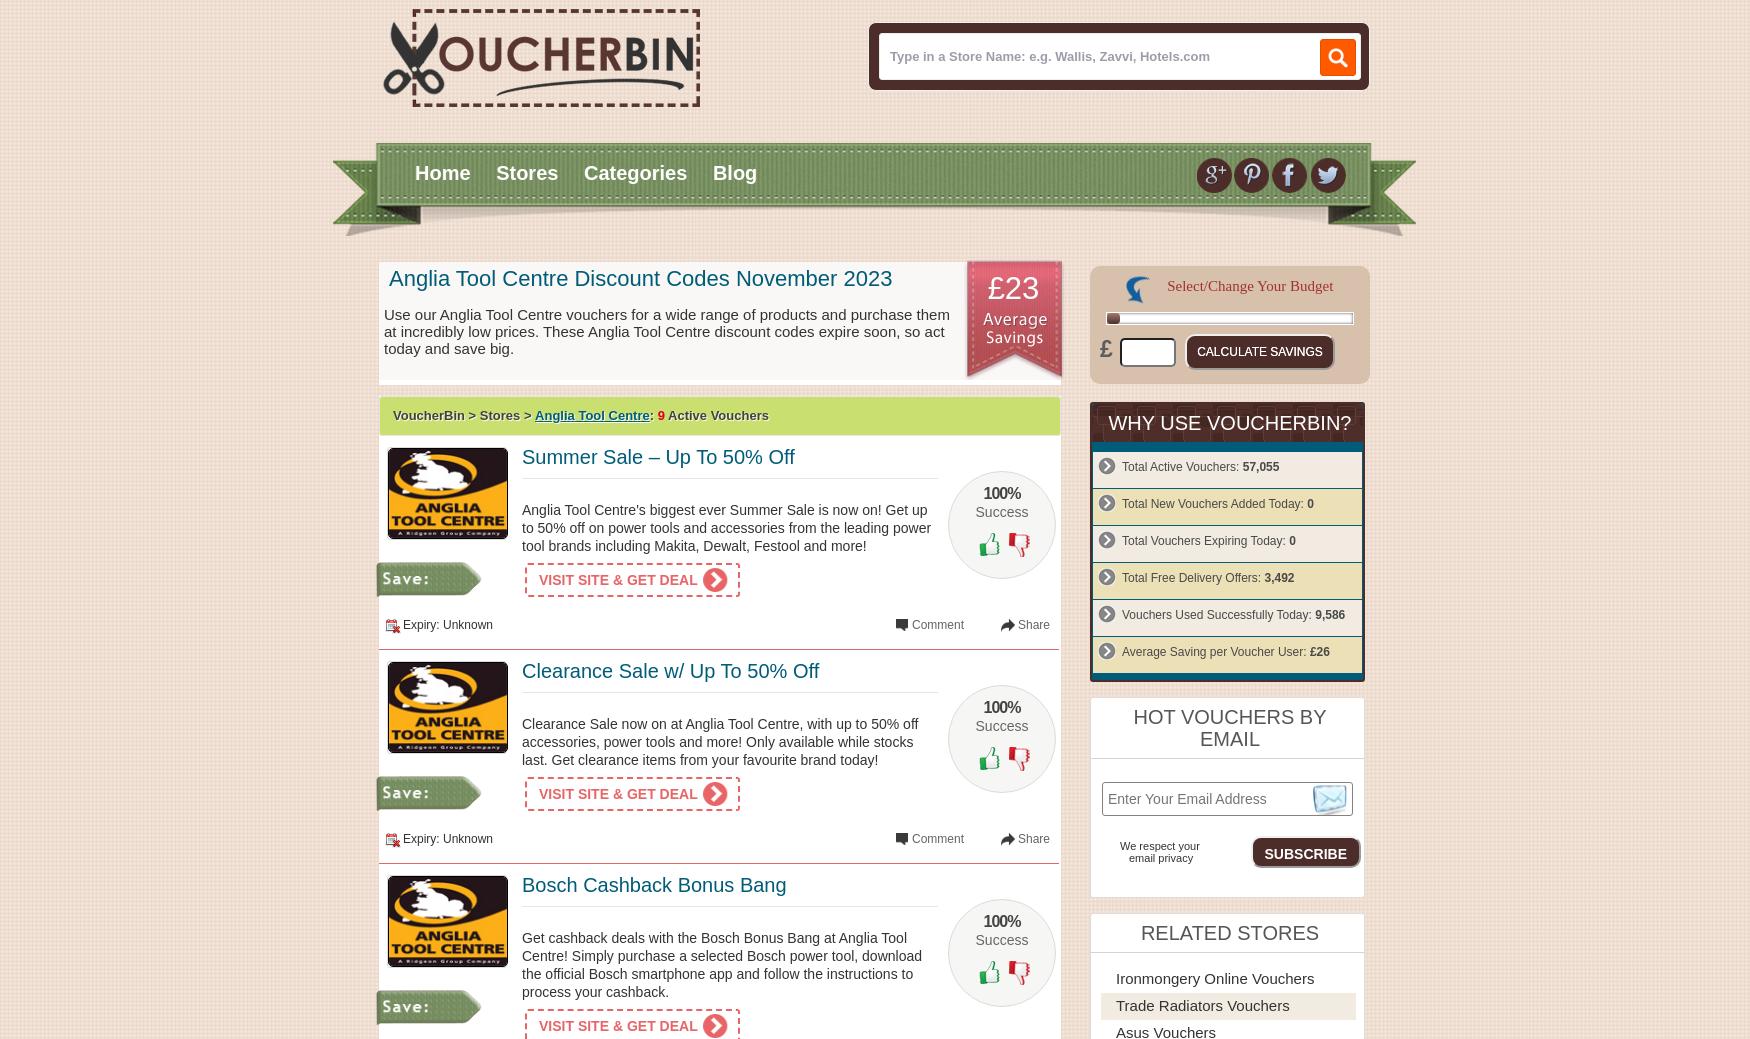 This screenshot has width=1750, height=1039. I want to click on 'Hot Vouchers By Email', so click(1131, 727).